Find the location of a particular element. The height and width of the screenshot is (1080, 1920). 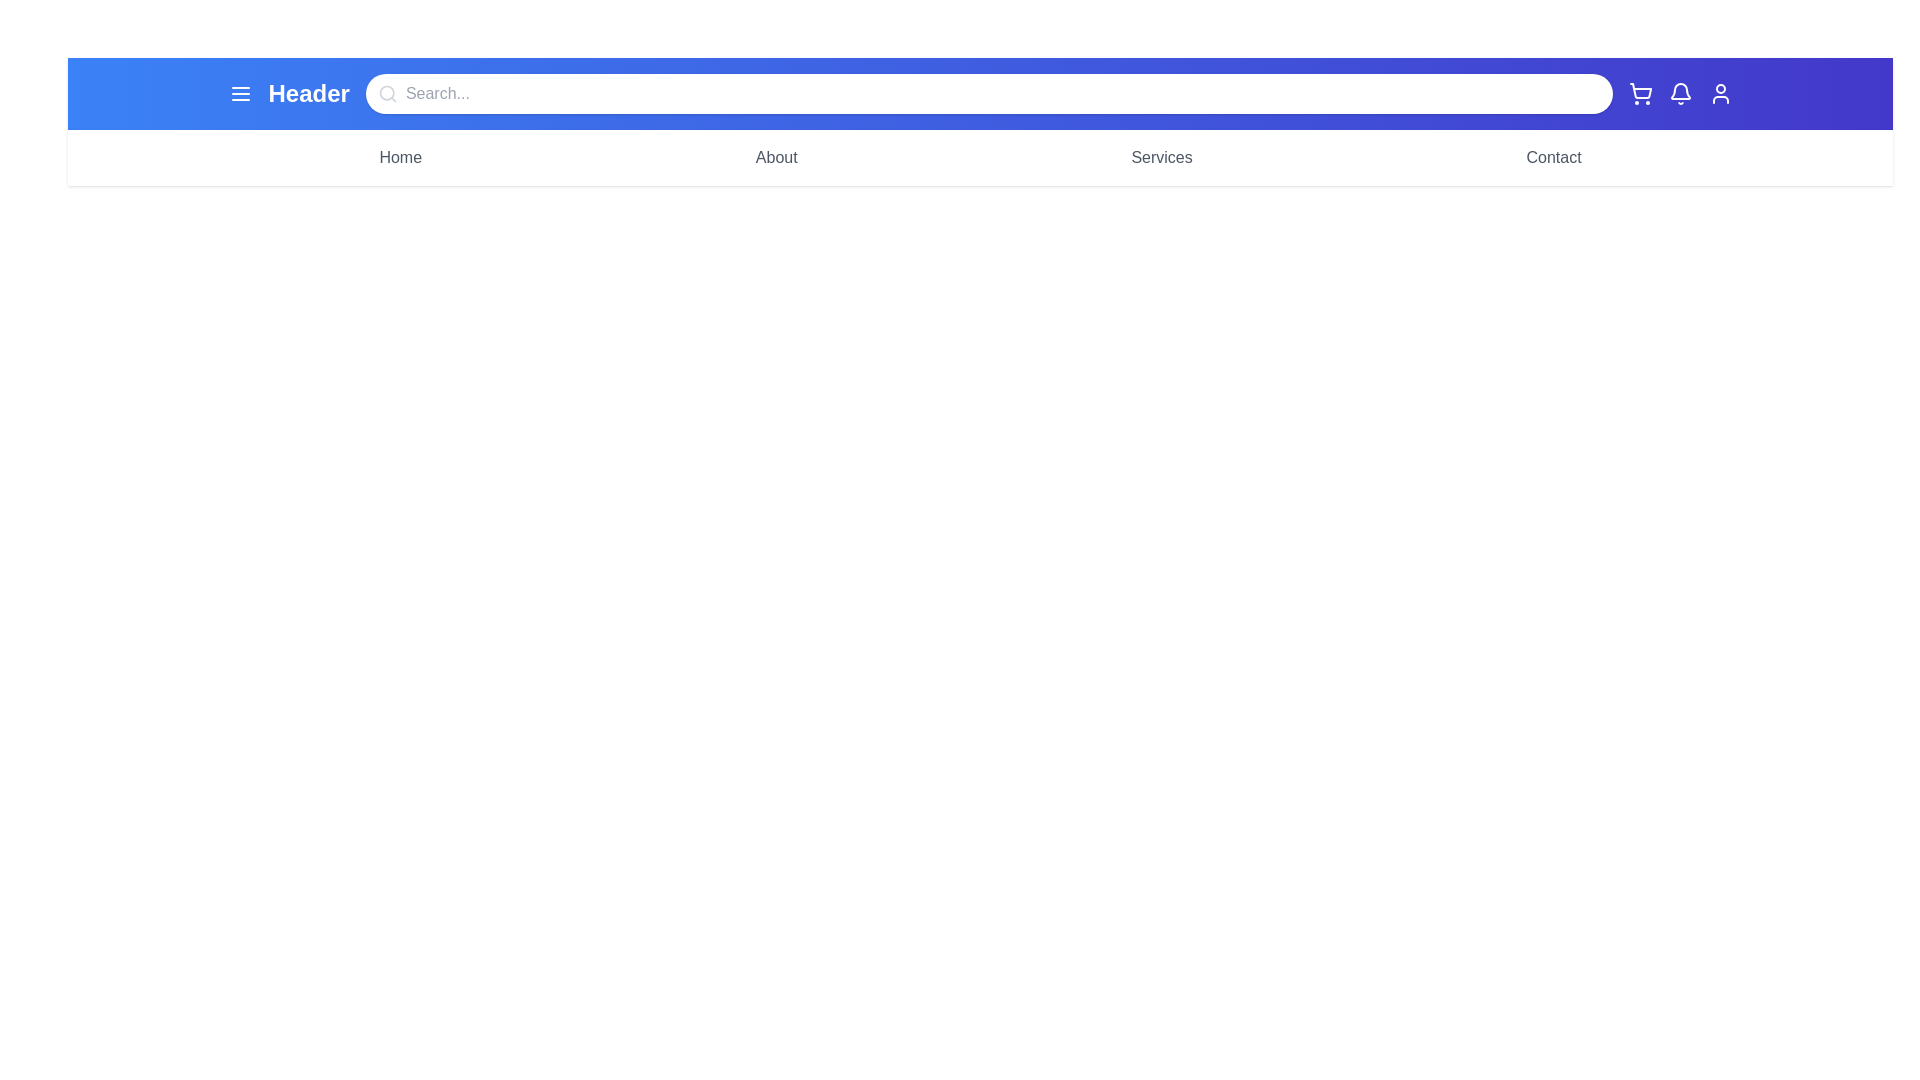

the menu item Home from the menu bar is located at coordinates (400, 157).